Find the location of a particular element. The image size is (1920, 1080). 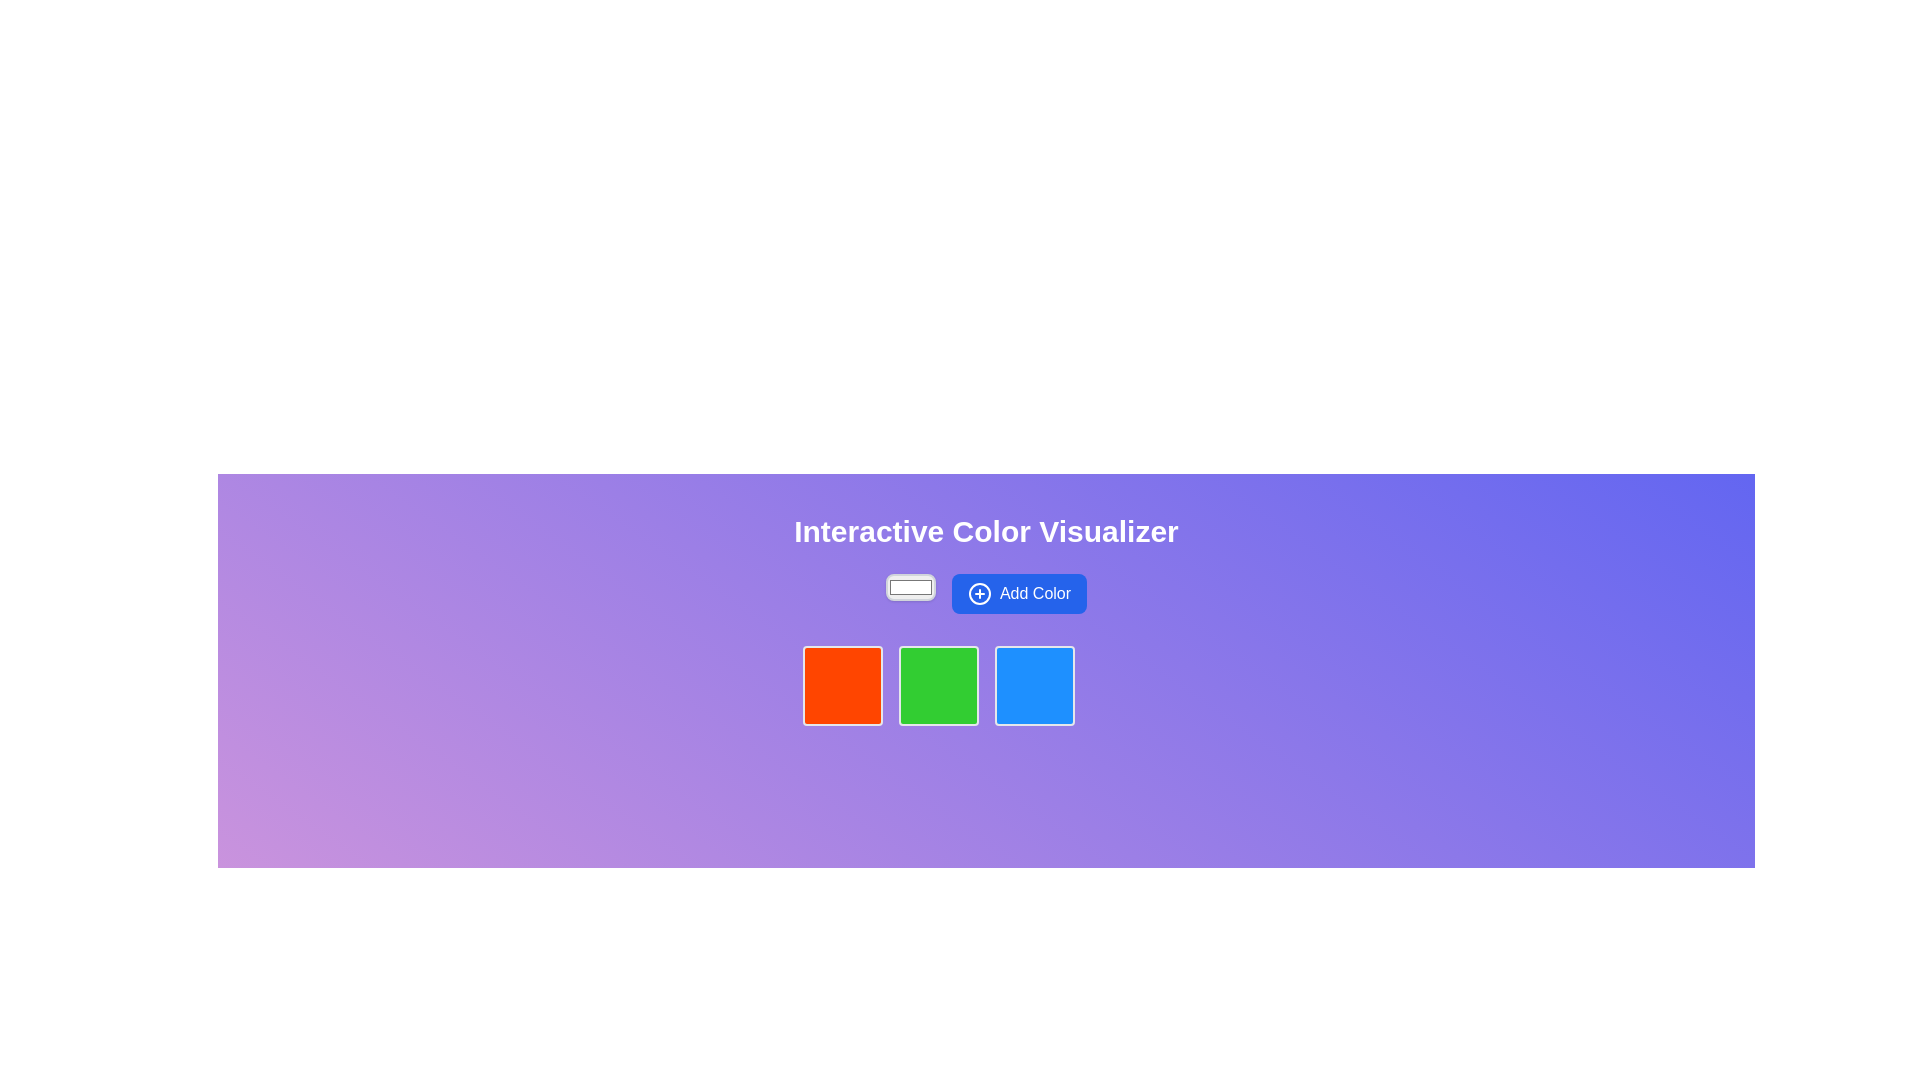

the SVG graphic circle that is part of the 'Add Color' button, enhancing its recognizability and action indication is located at coordinates (979, 593).